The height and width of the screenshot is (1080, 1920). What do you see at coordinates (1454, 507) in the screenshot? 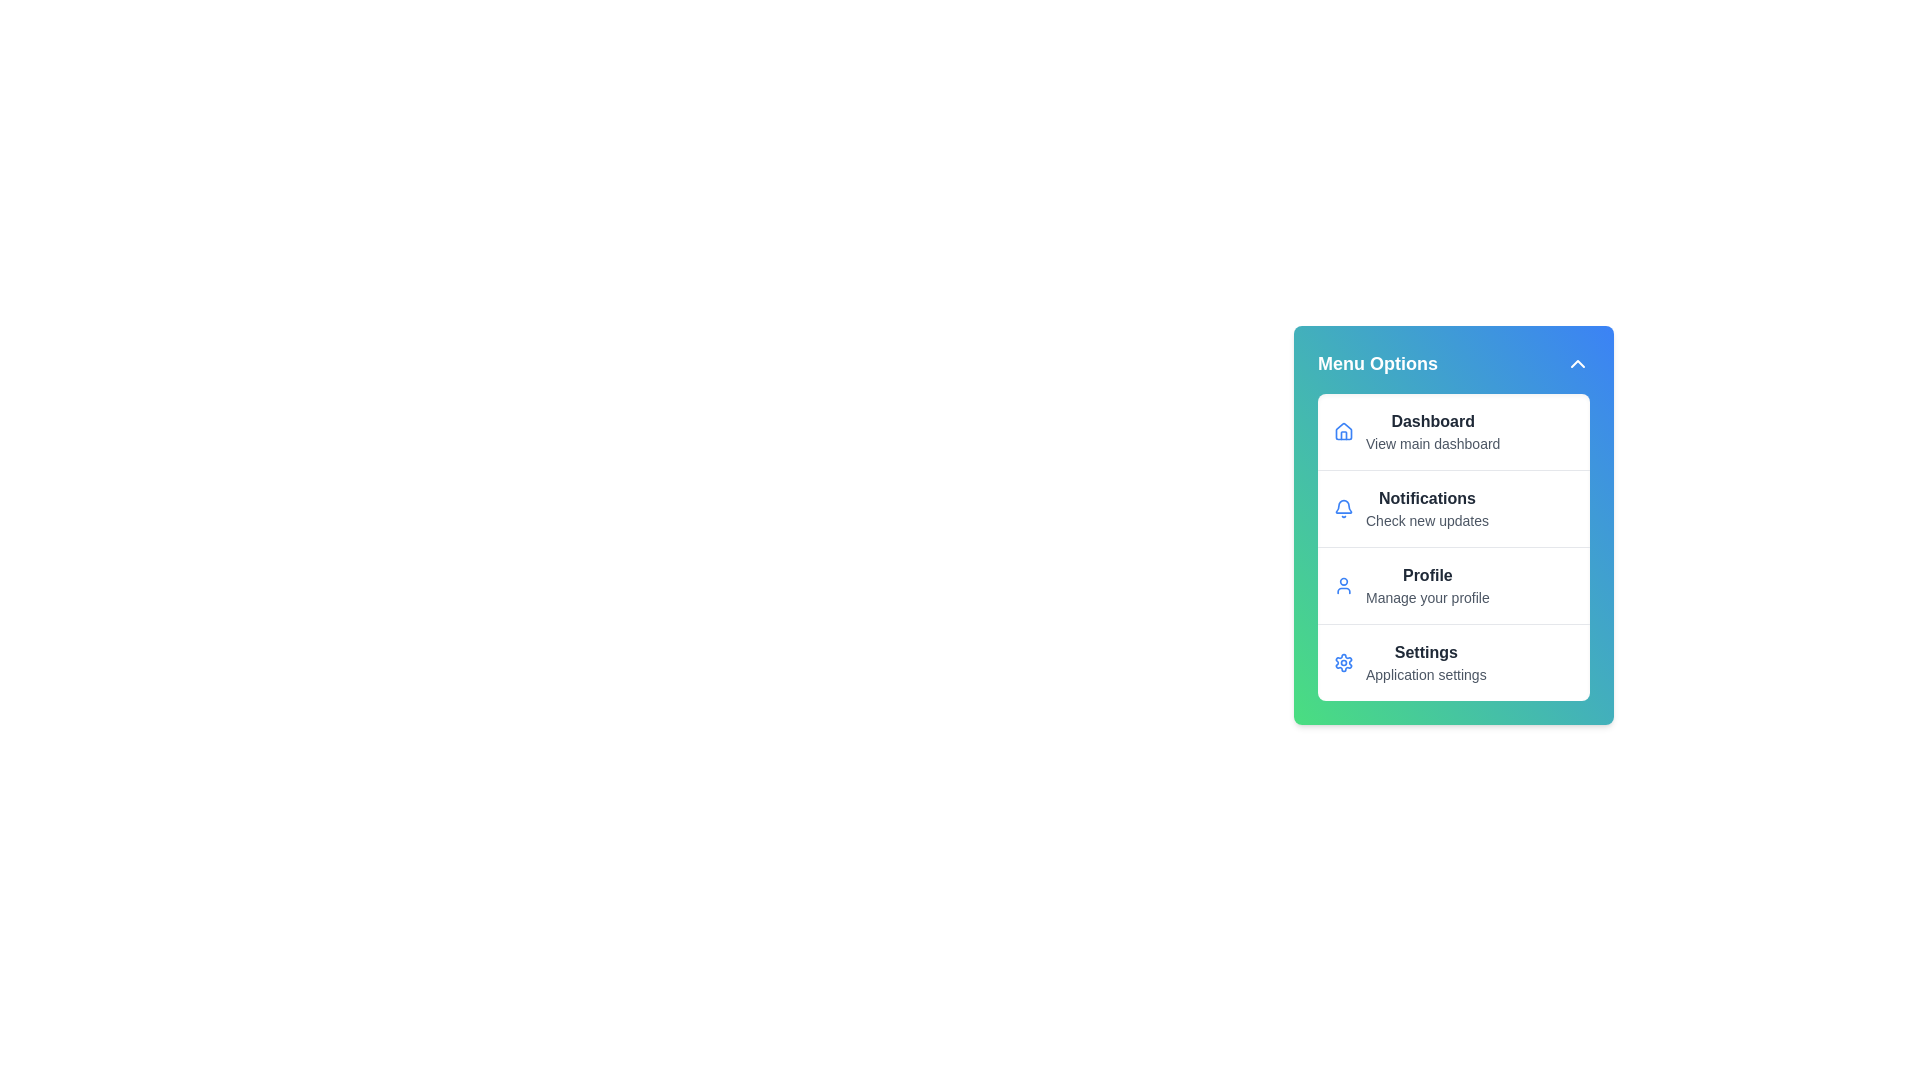
I see `the menu item corresponding to Notifications` at bounding box center [1454, 507].